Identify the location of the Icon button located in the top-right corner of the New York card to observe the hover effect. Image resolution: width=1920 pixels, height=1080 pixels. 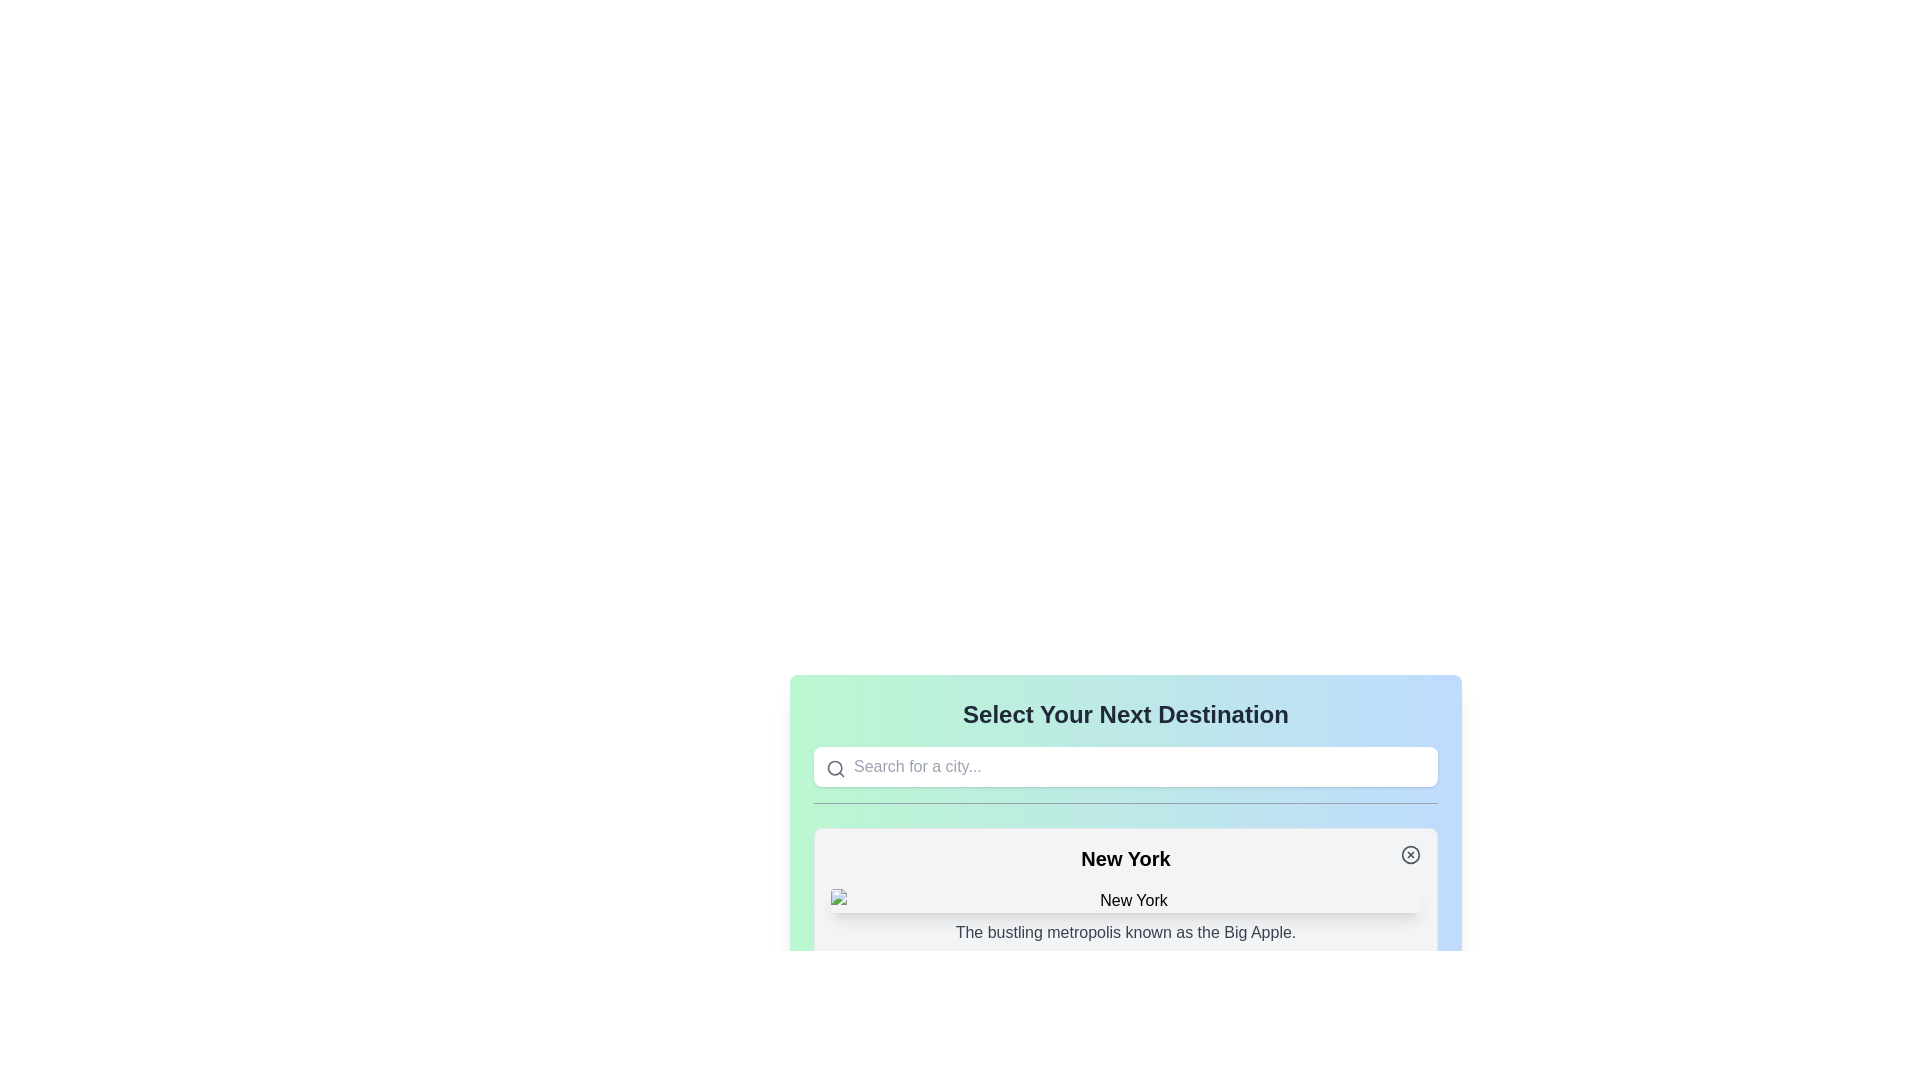
(1410, 855).